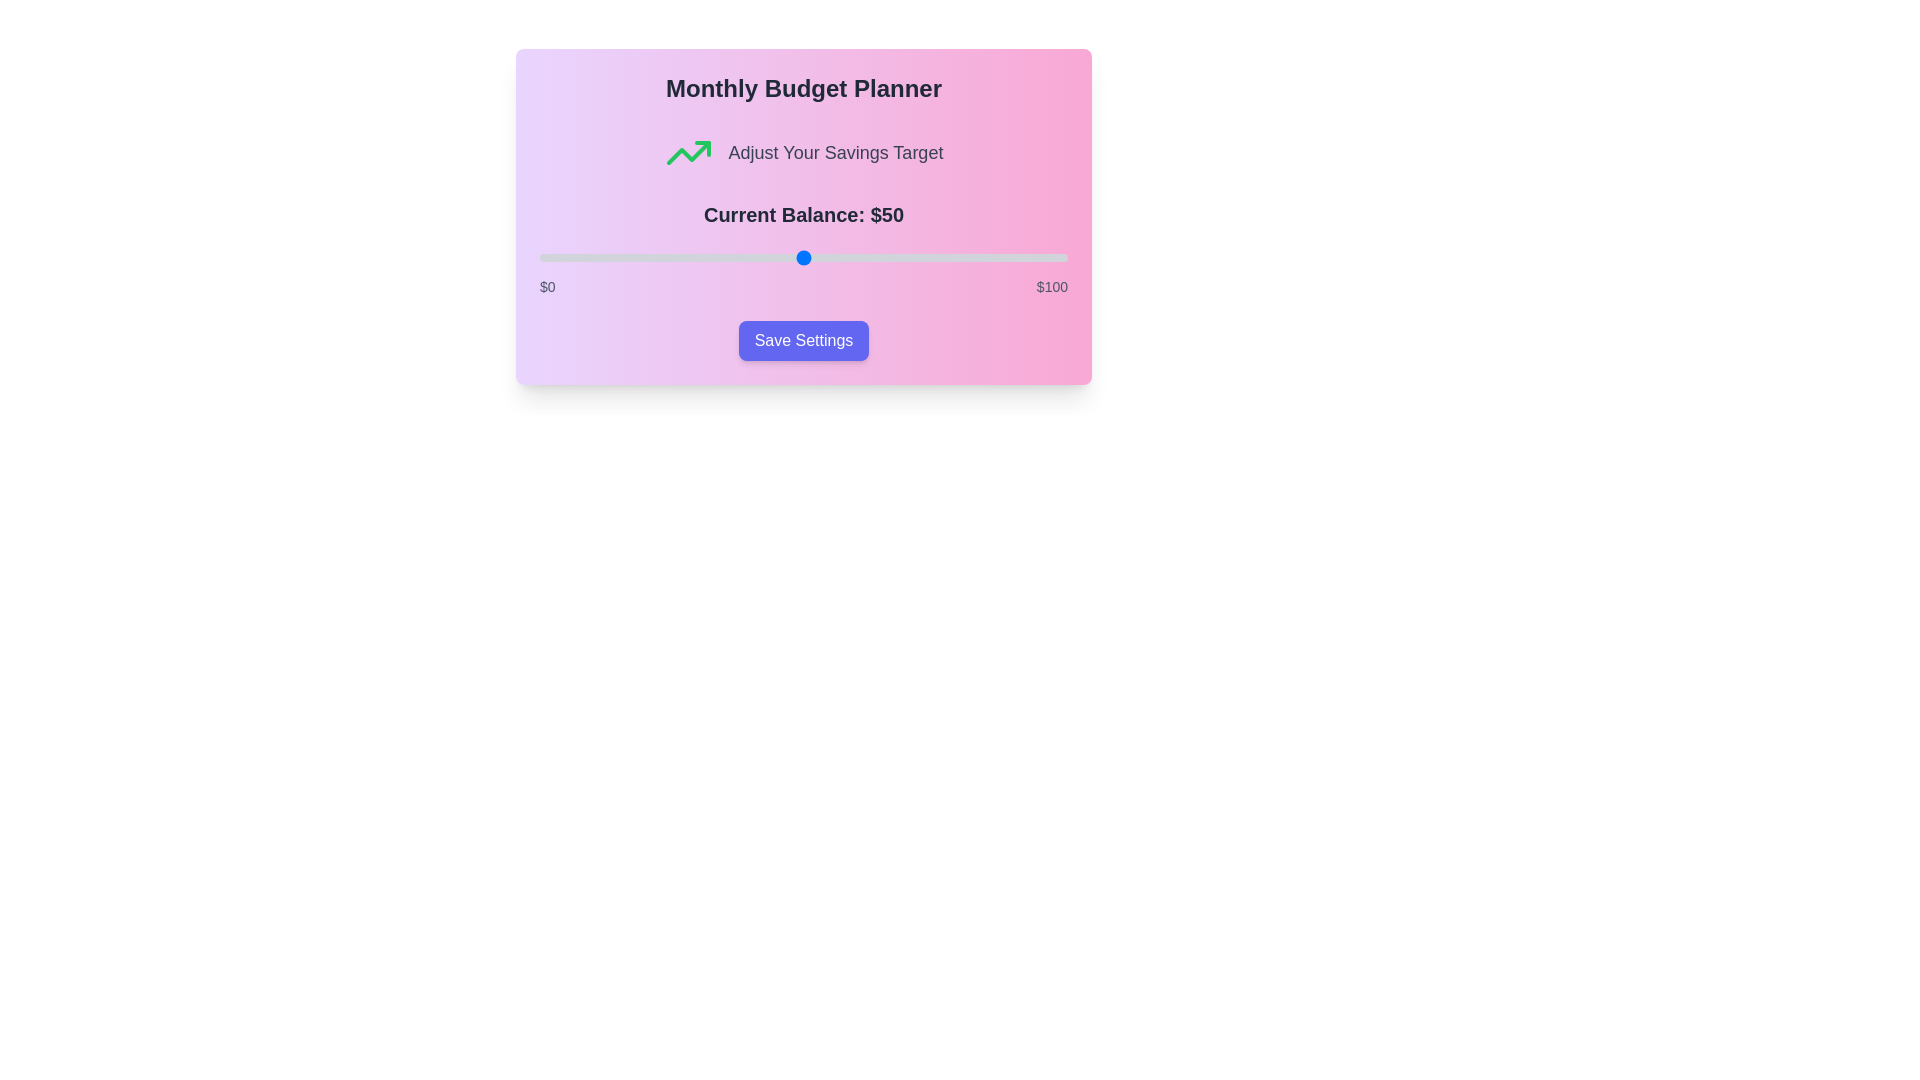  Describe the element at coordinates (803, 339) in the screenshot. I see `the 'Save Settings' button to save the current budget settings` at that location.